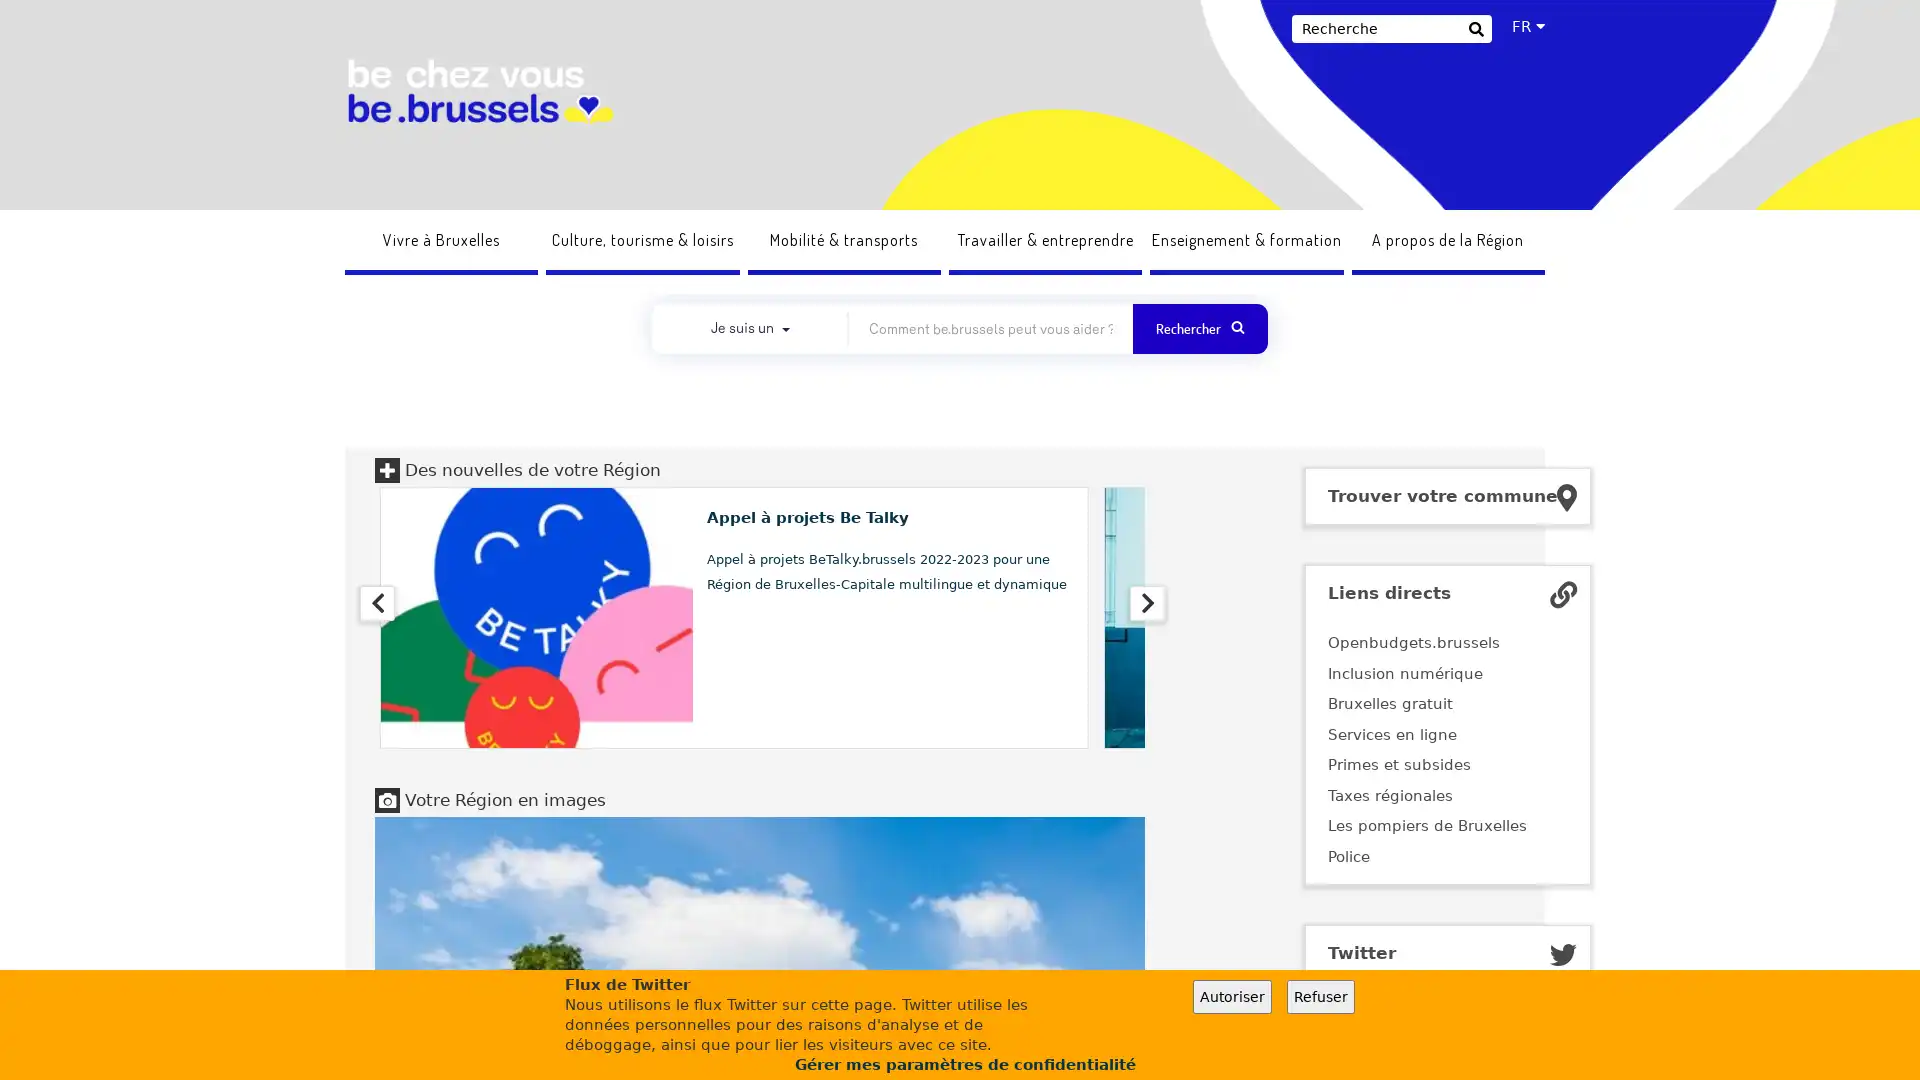  I want to click on Refuser, so click(1320, 996).